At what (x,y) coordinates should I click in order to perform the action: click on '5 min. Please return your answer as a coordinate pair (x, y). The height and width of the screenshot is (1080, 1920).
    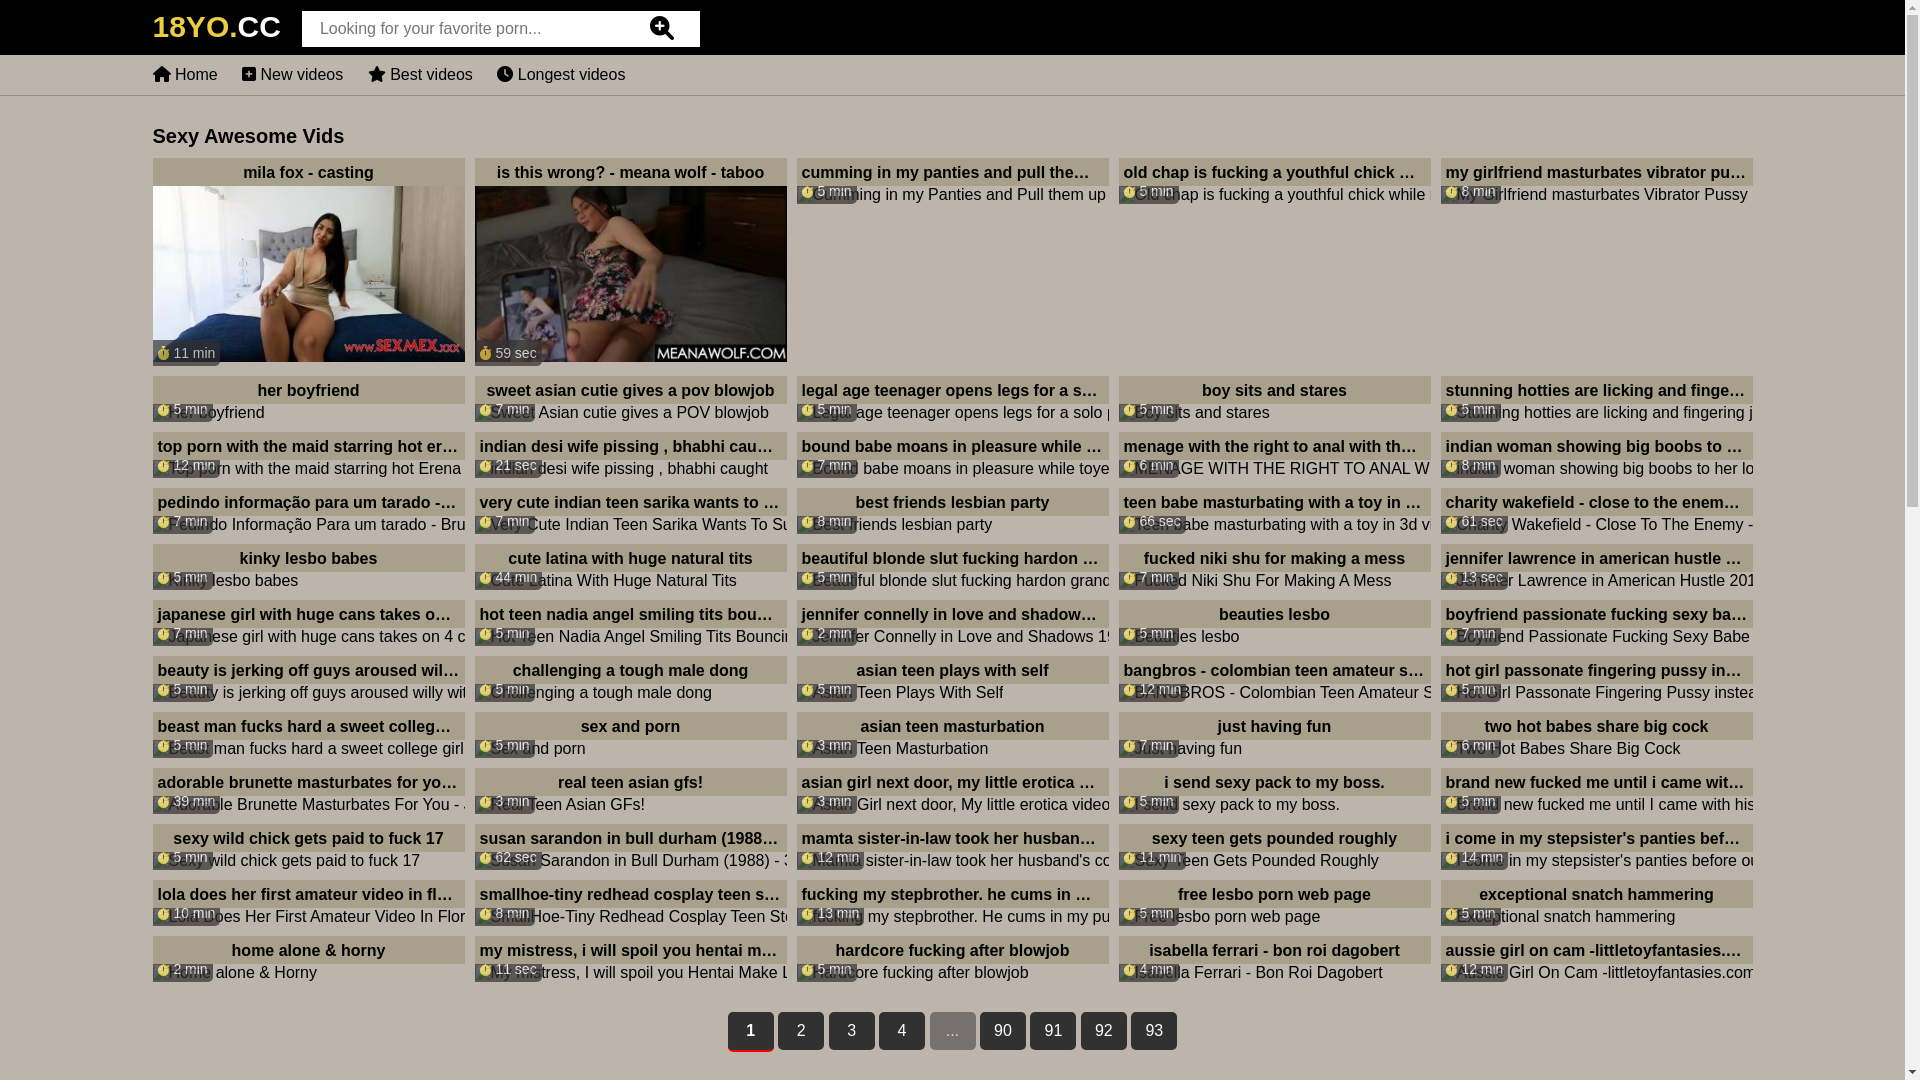
    Looking at the image, I should click on (1595, 677).